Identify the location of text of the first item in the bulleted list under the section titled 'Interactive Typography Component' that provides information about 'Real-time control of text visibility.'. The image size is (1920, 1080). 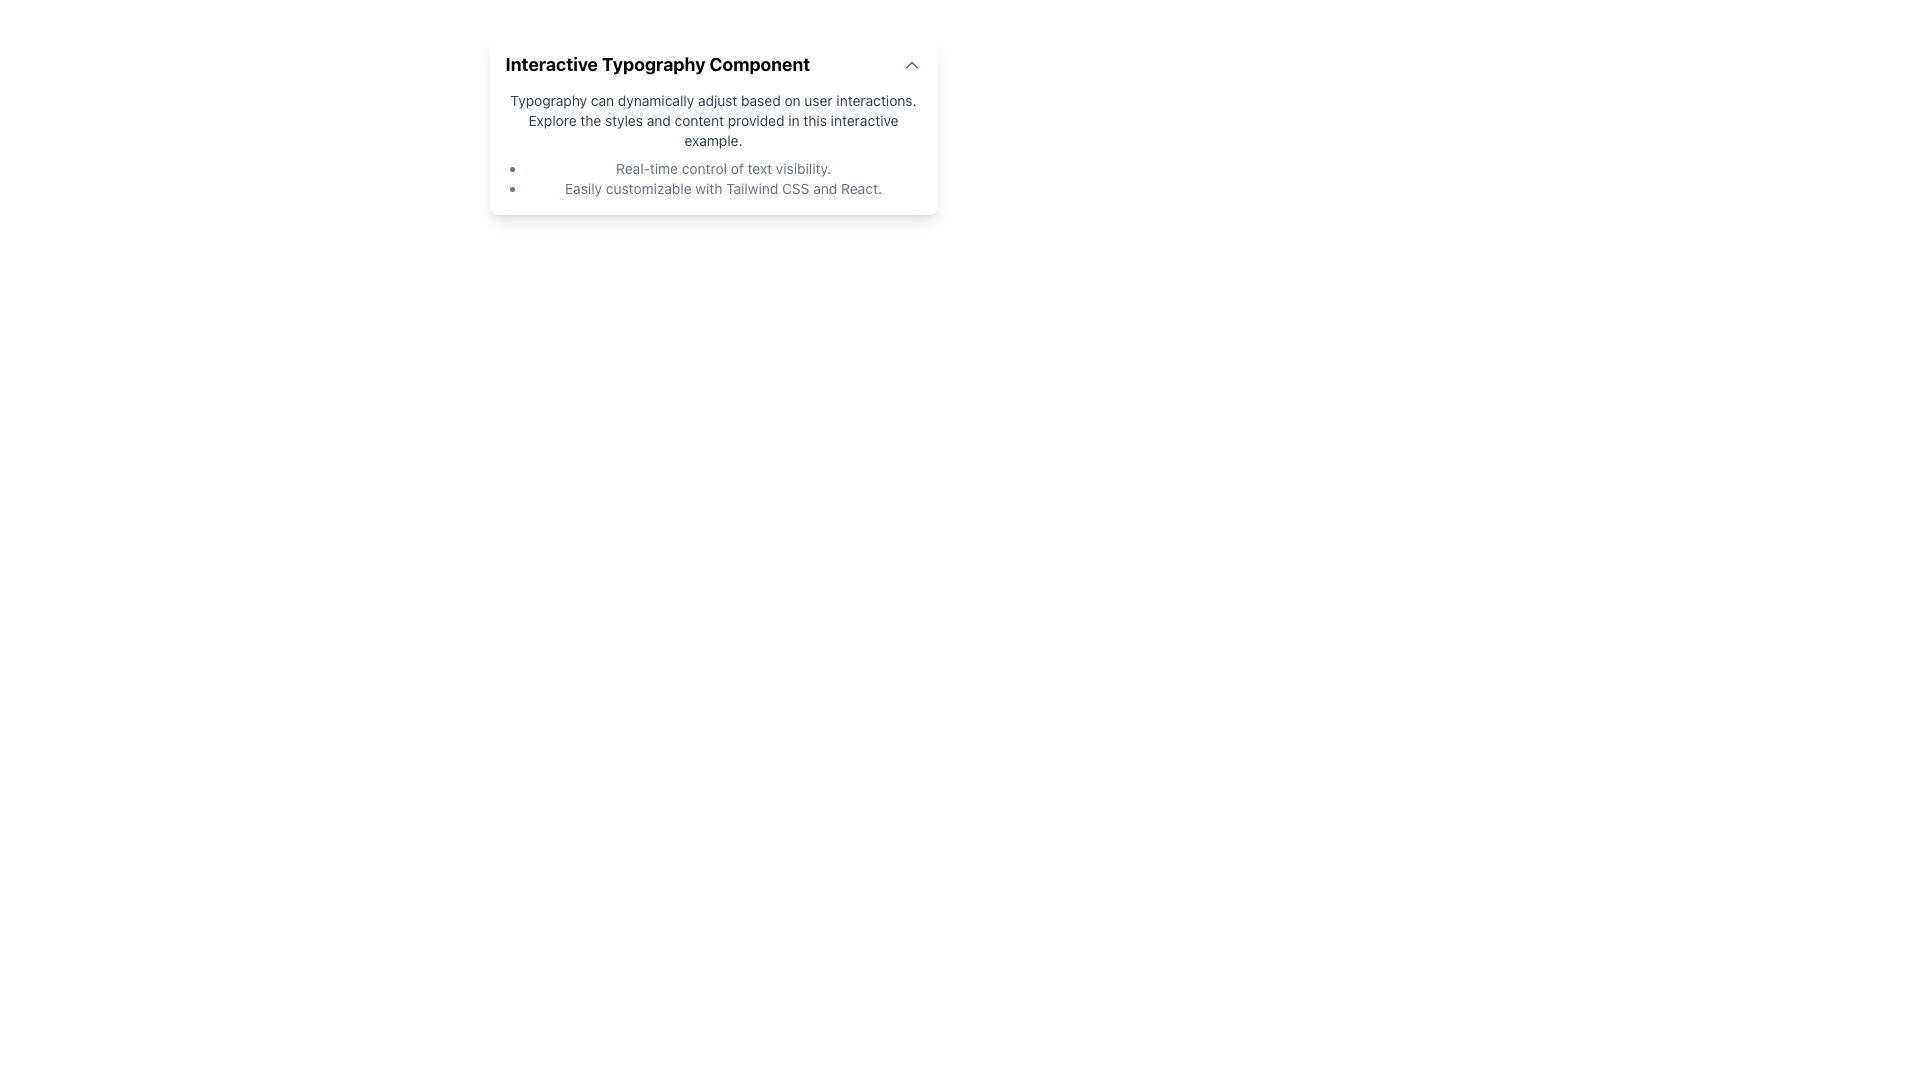
(722, 168).